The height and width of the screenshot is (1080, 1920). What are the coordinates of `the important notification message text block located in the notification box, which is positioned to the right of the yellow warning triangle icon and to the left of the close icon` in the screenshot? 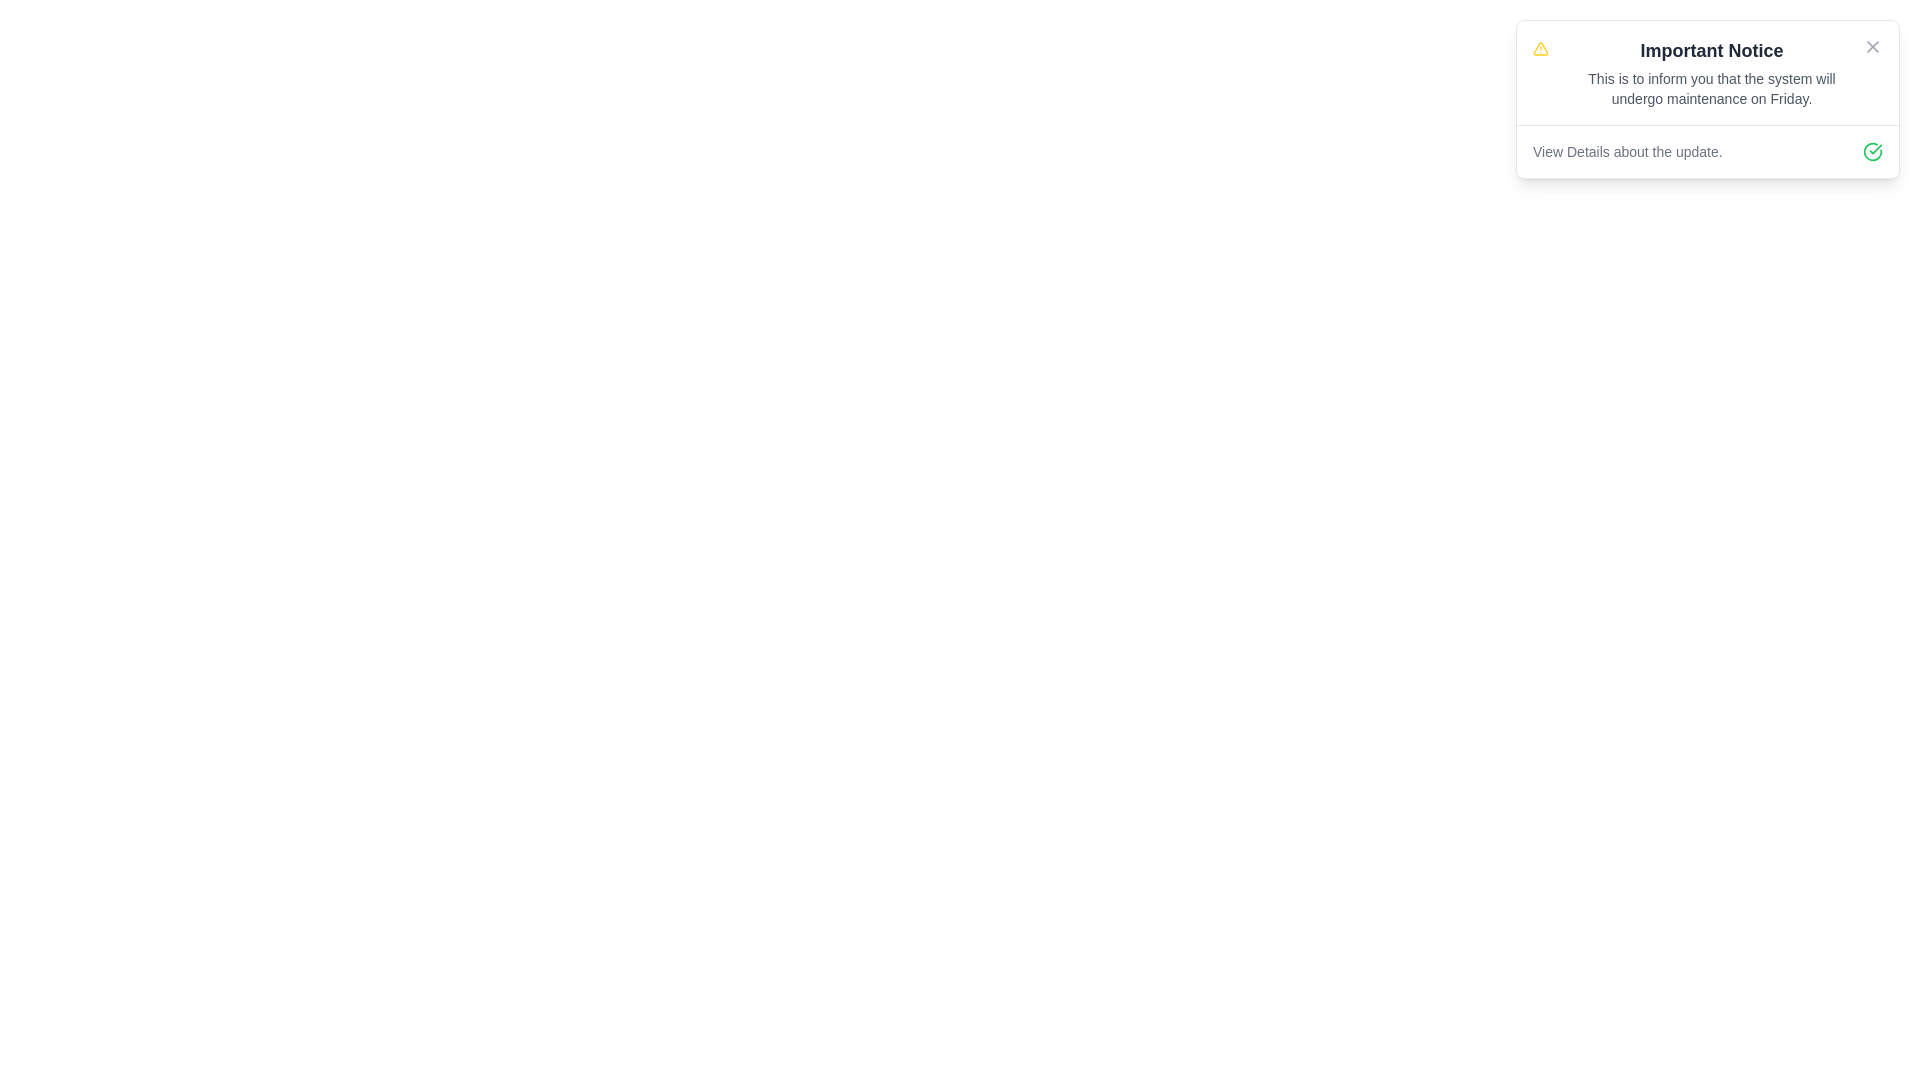 It's located at (1711, 72).